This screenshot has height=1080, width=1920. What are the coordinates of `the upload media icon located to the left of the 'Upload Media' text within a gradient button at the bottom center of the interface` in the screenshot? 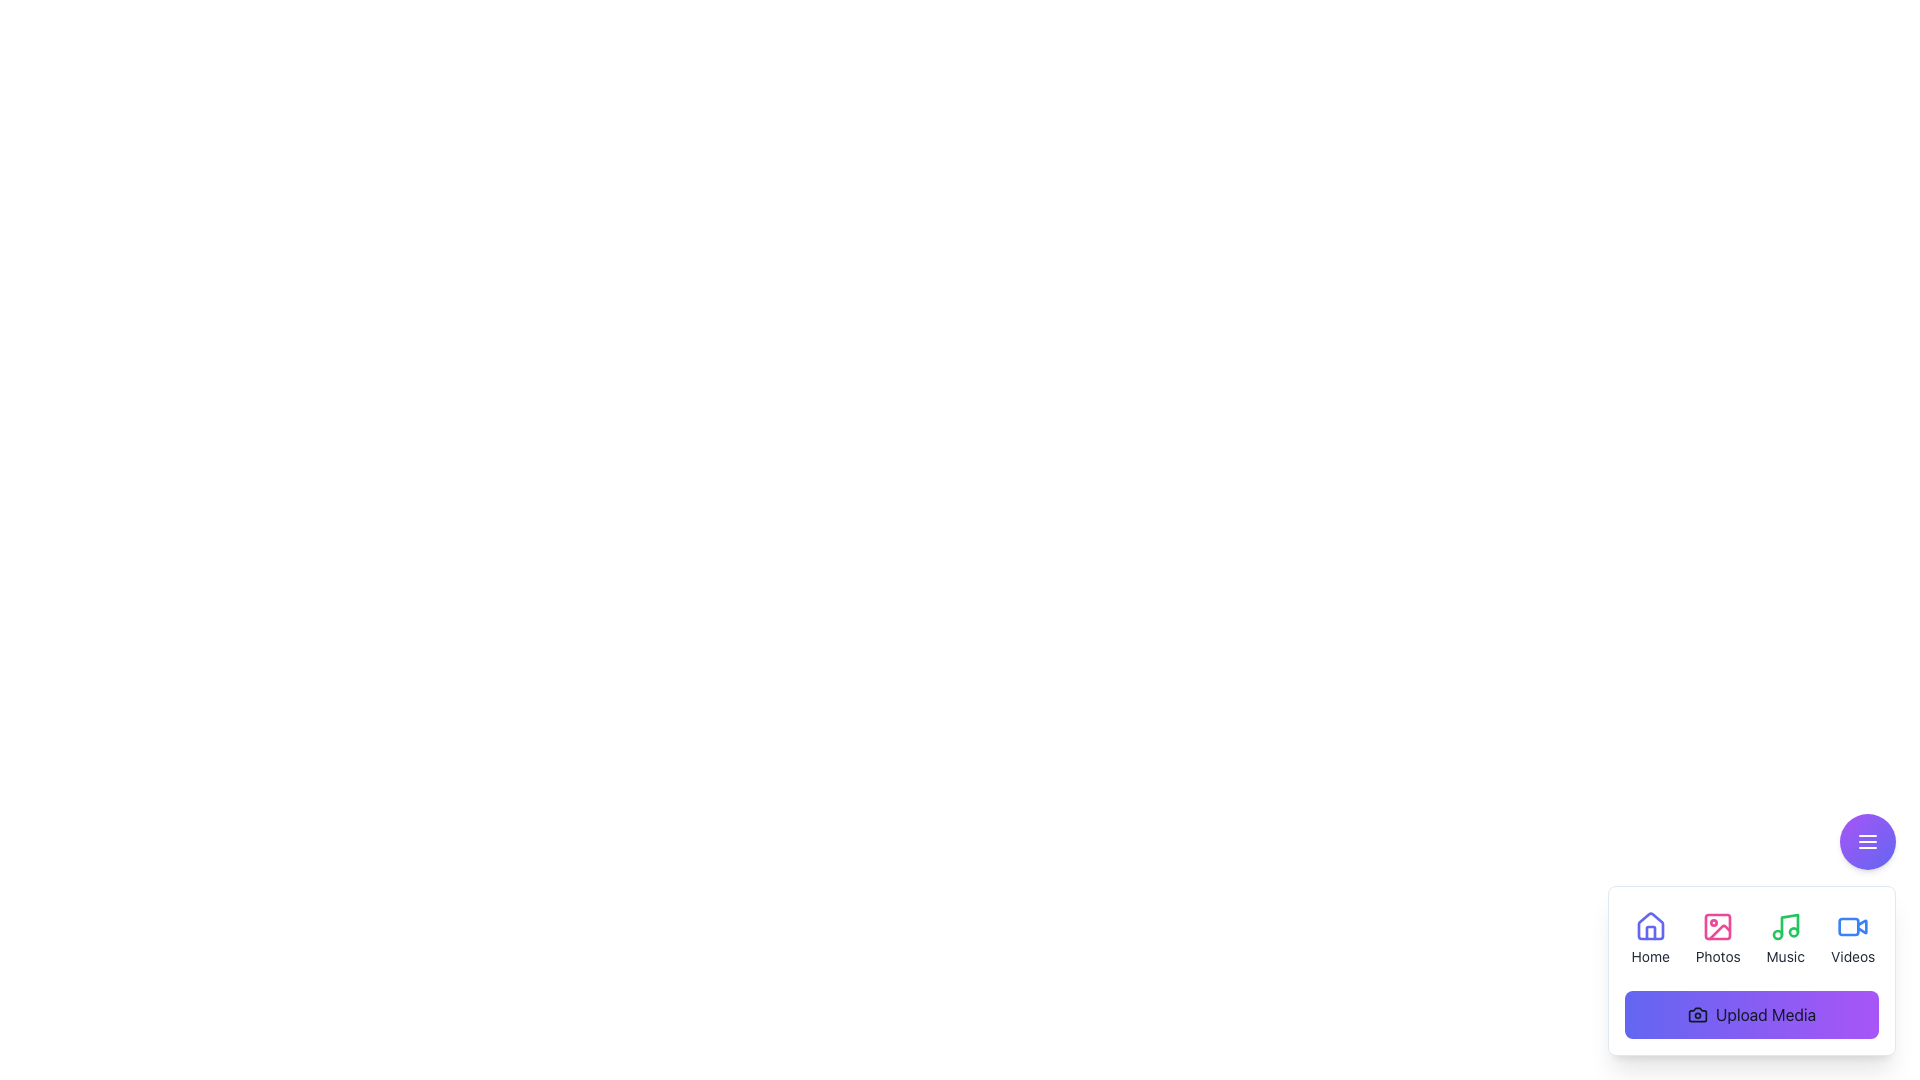 It's located at (1696, 1014).